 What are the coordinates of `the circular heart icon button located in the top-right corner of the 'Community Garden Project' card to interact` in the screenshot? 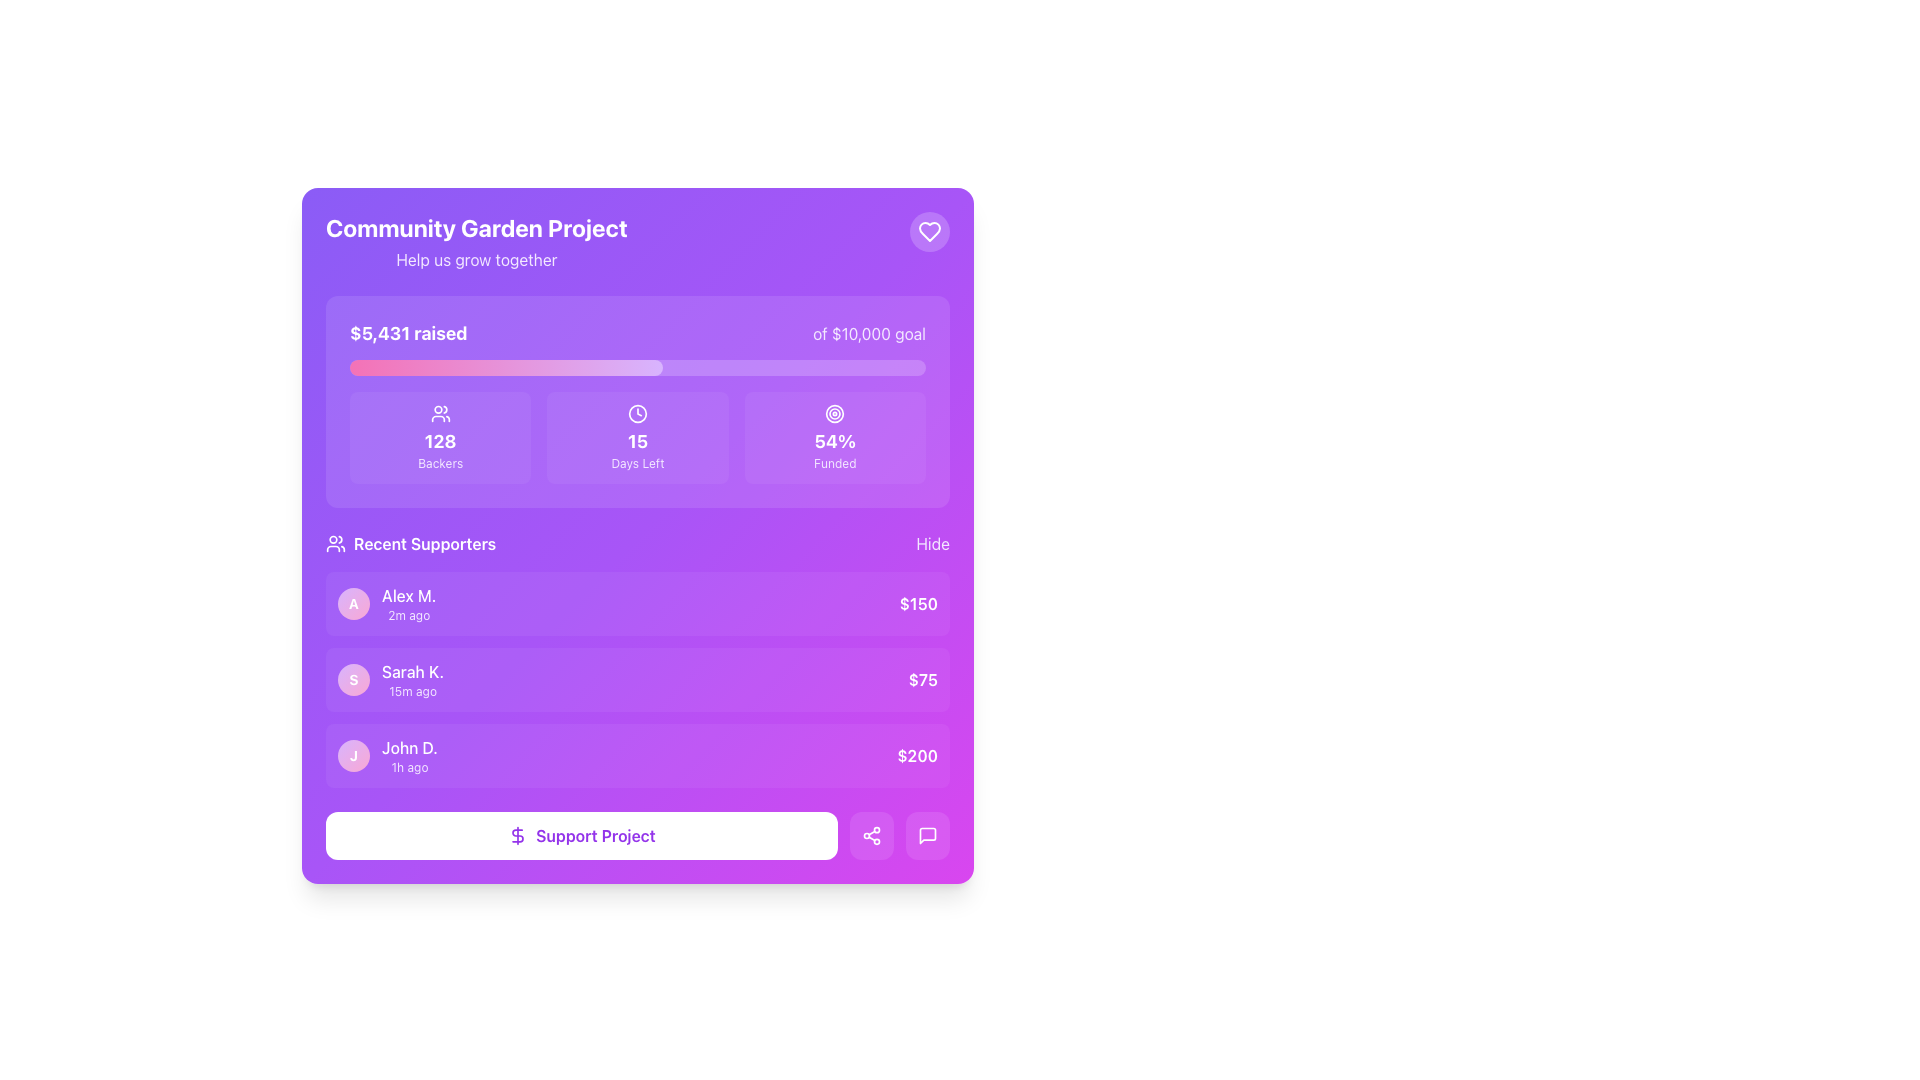 It's located at (929, 230).